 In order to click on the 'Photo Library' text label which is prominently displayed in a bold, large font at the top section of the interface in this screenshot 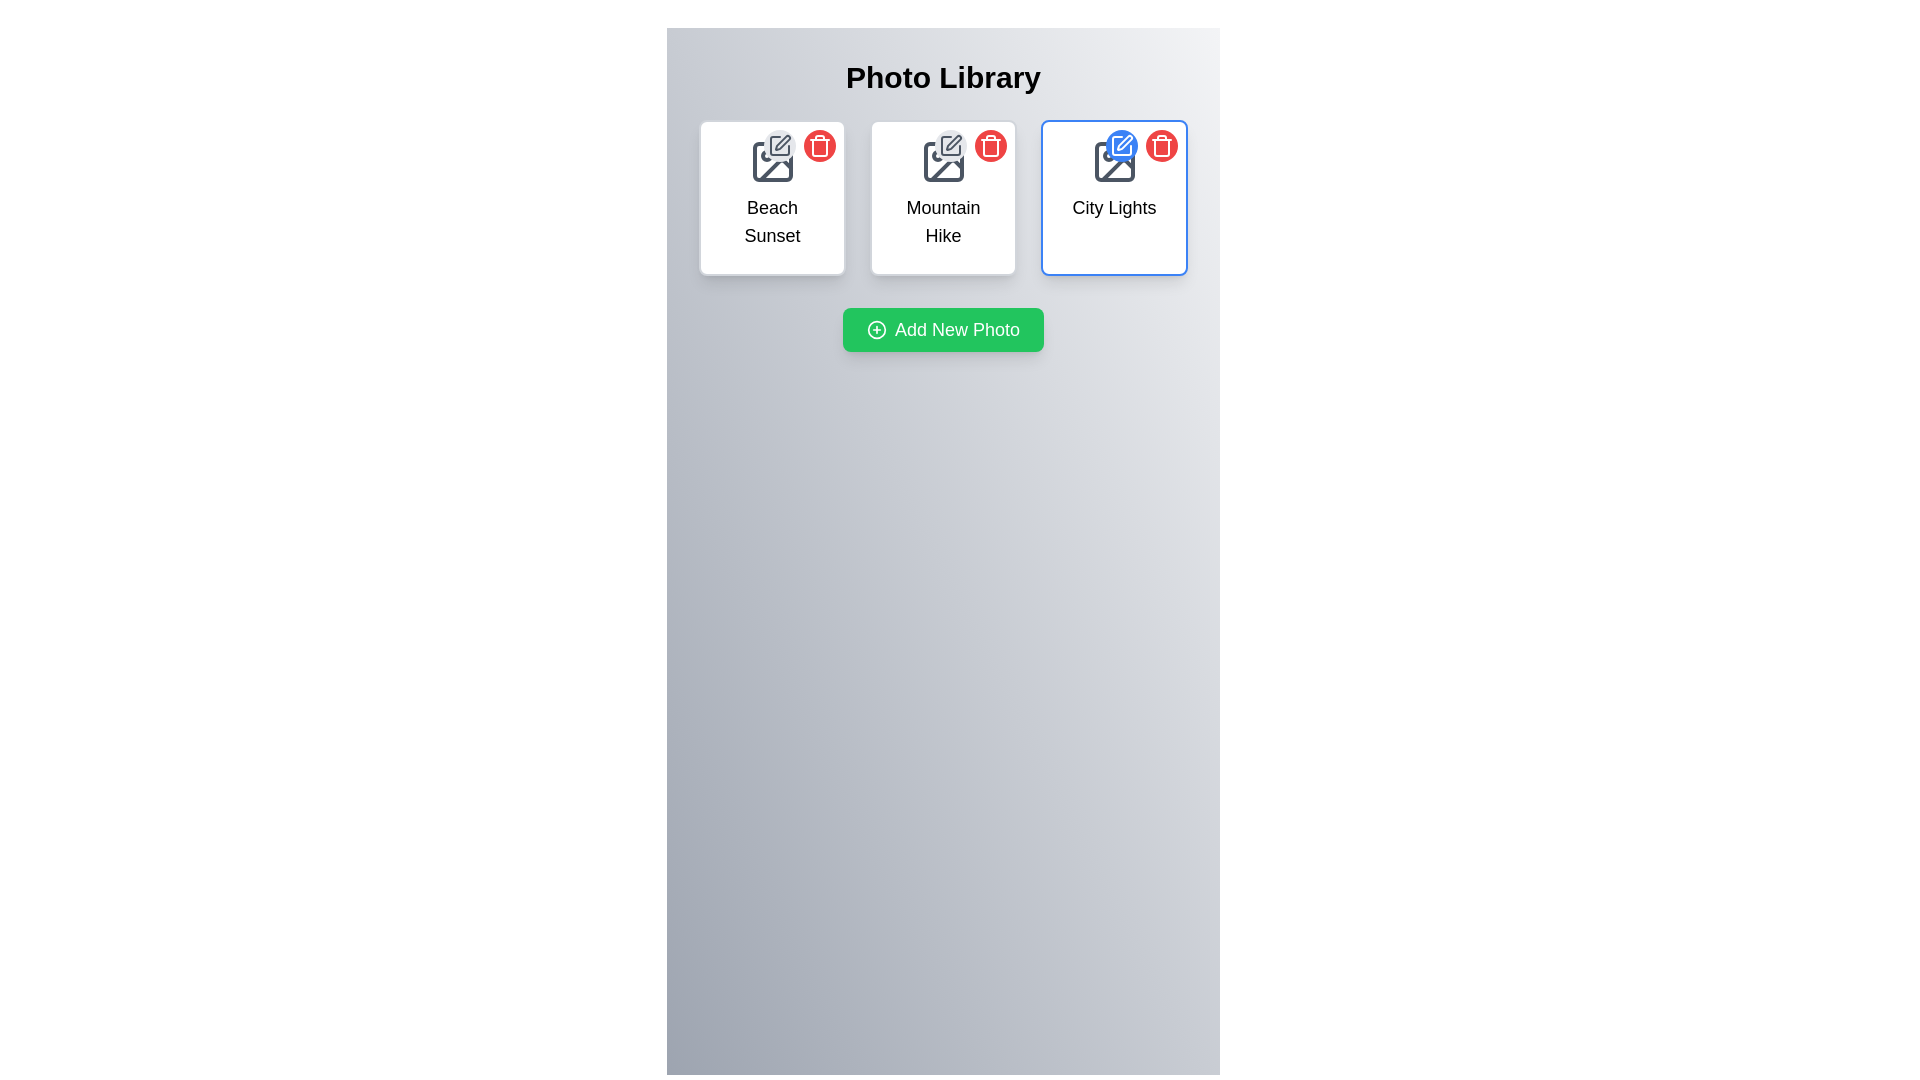, I will do `click(942, 76)`.